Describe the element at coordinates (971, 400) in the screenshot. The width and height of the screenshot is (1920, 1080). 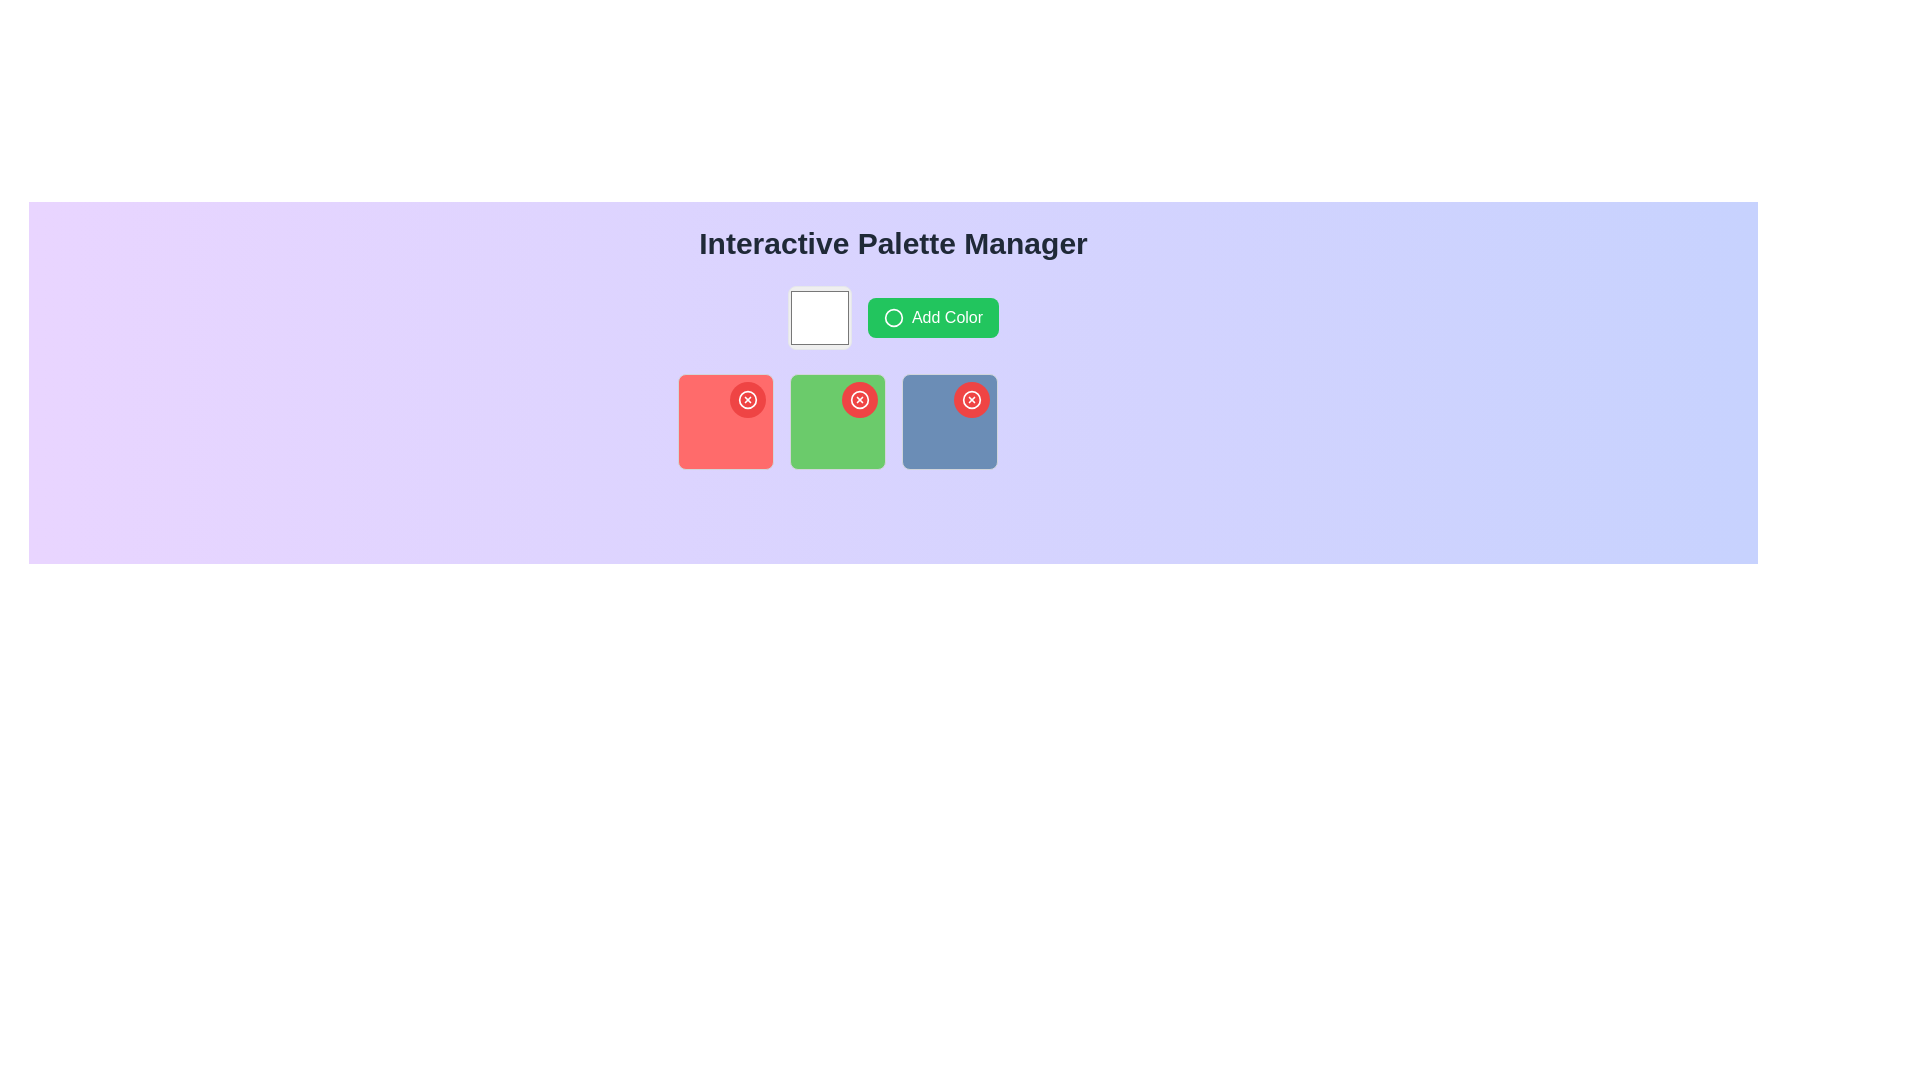
I see `the circular SVG icon with a red fill and white stroke located at the top-right edge of the red square` at that location.